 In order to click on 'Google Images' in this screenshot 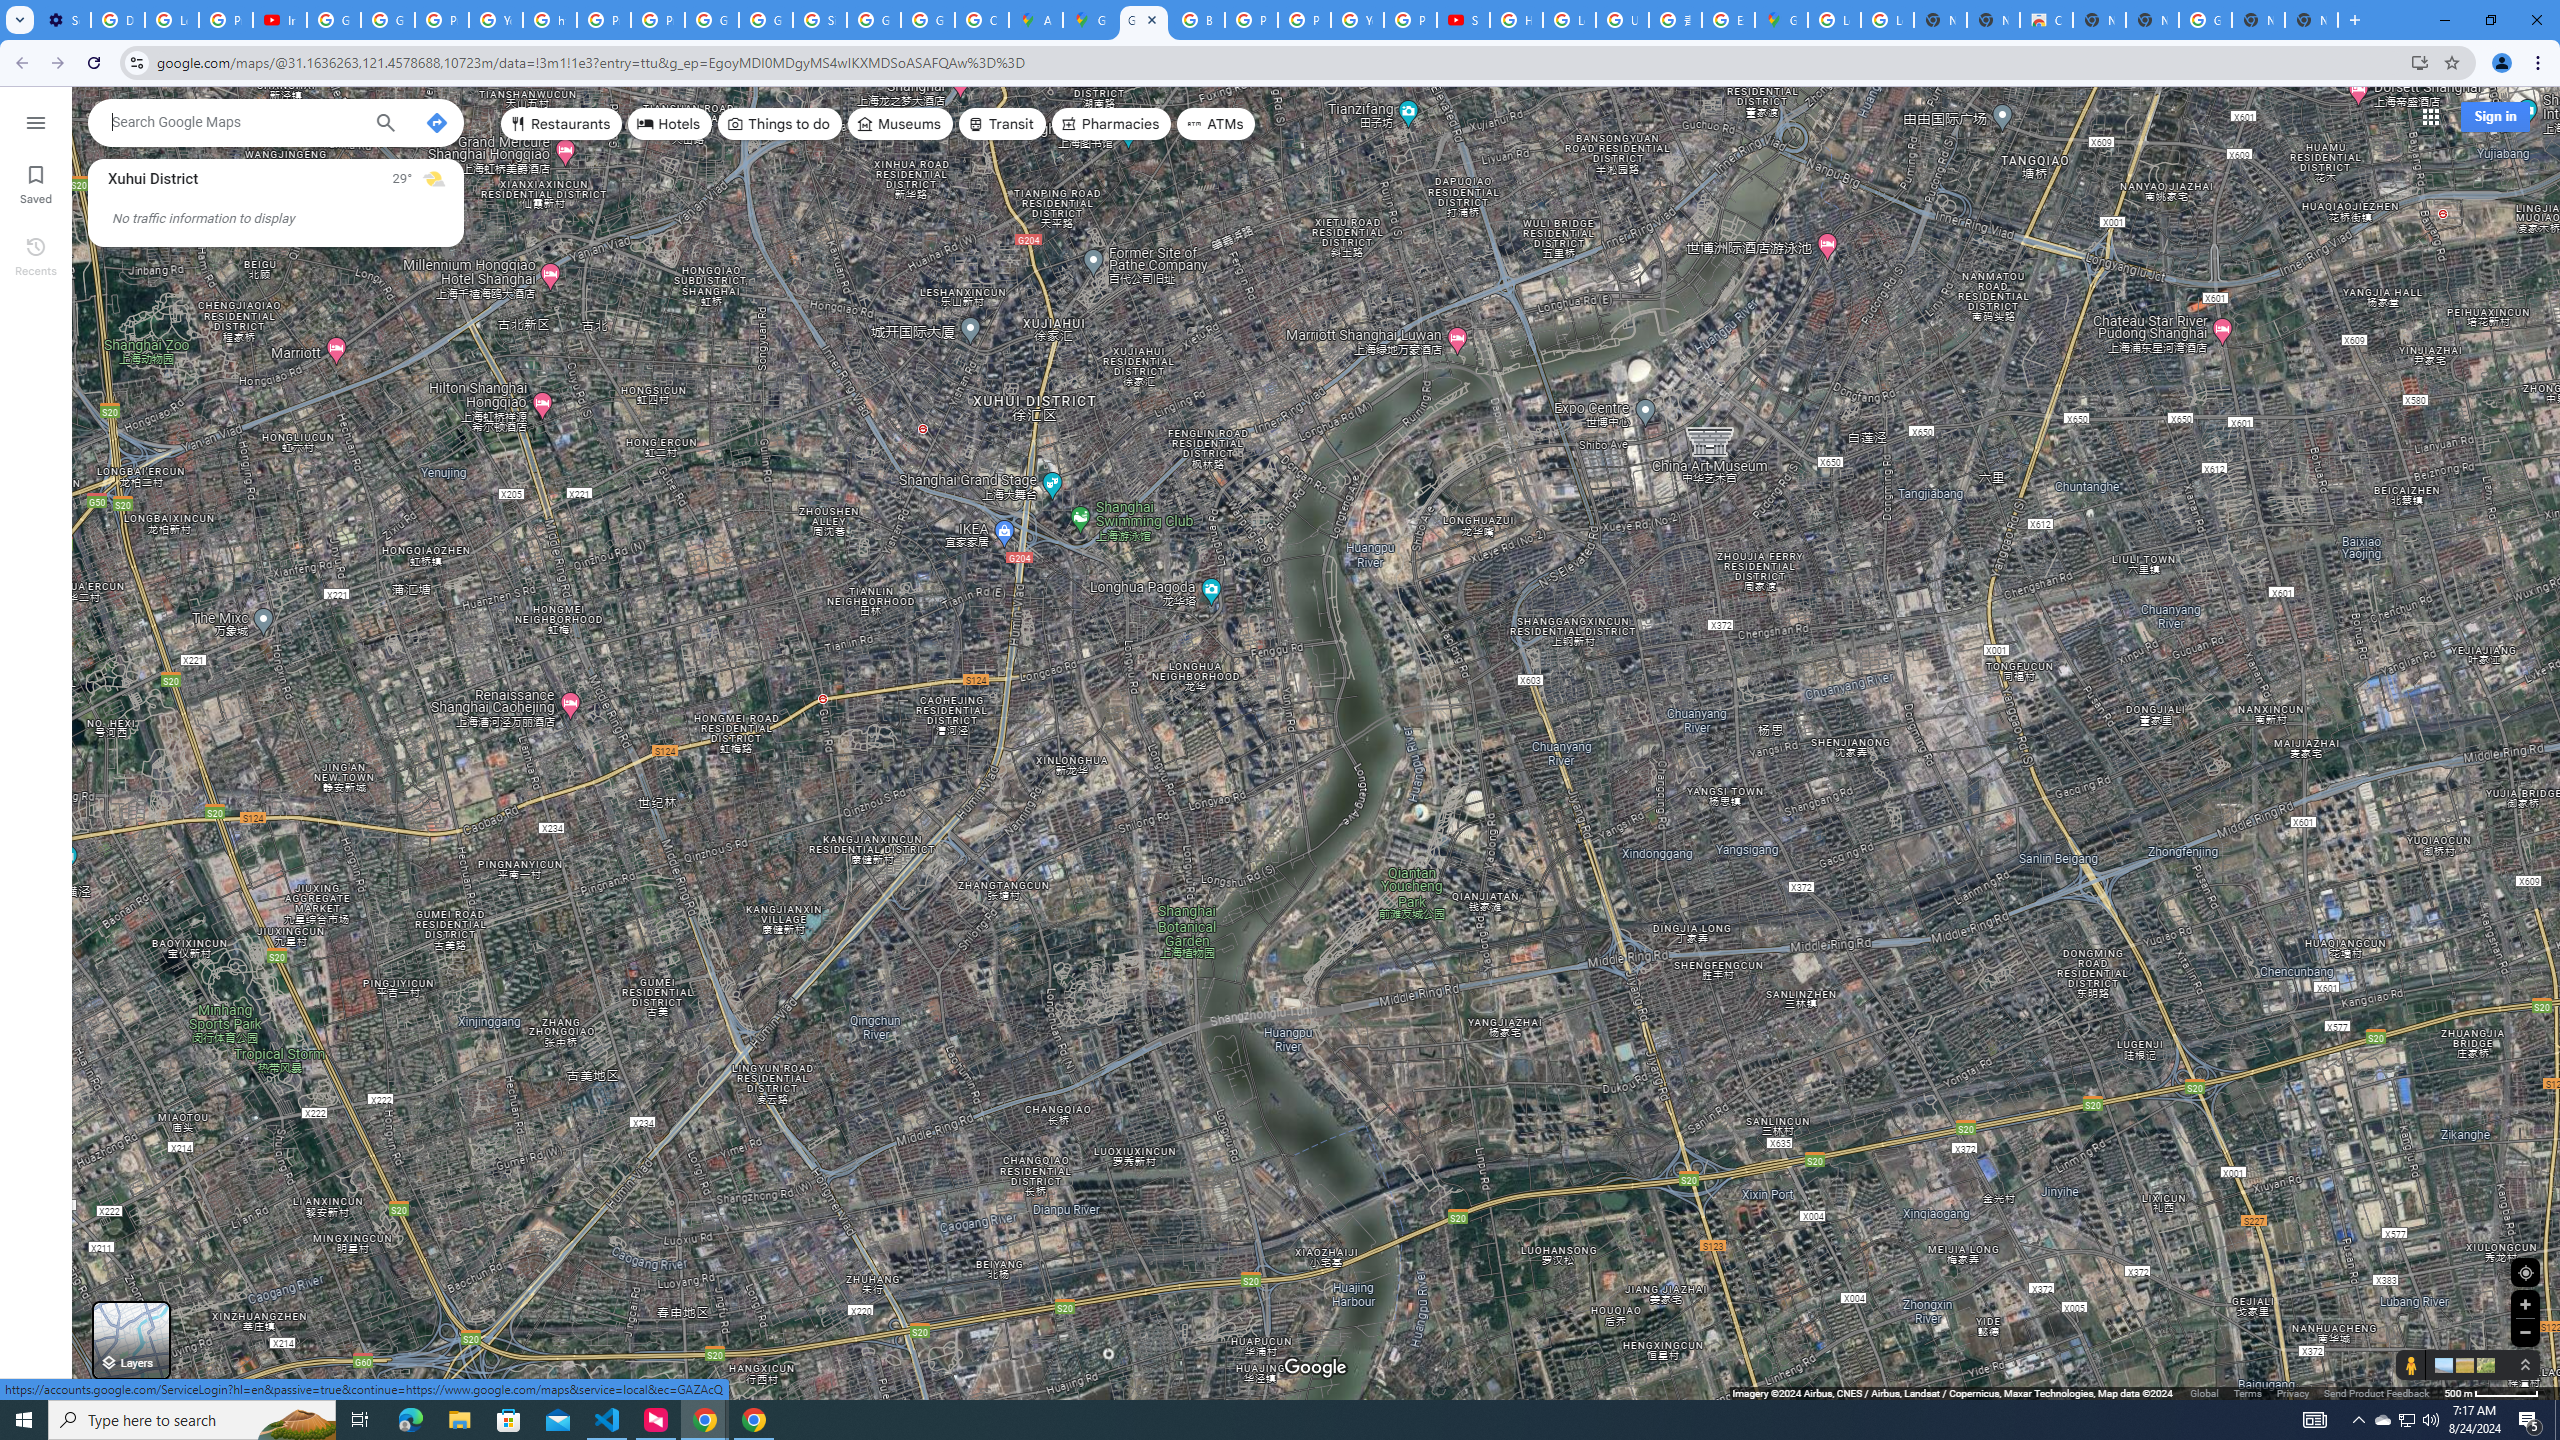, I will do `click(2205, 19)`.